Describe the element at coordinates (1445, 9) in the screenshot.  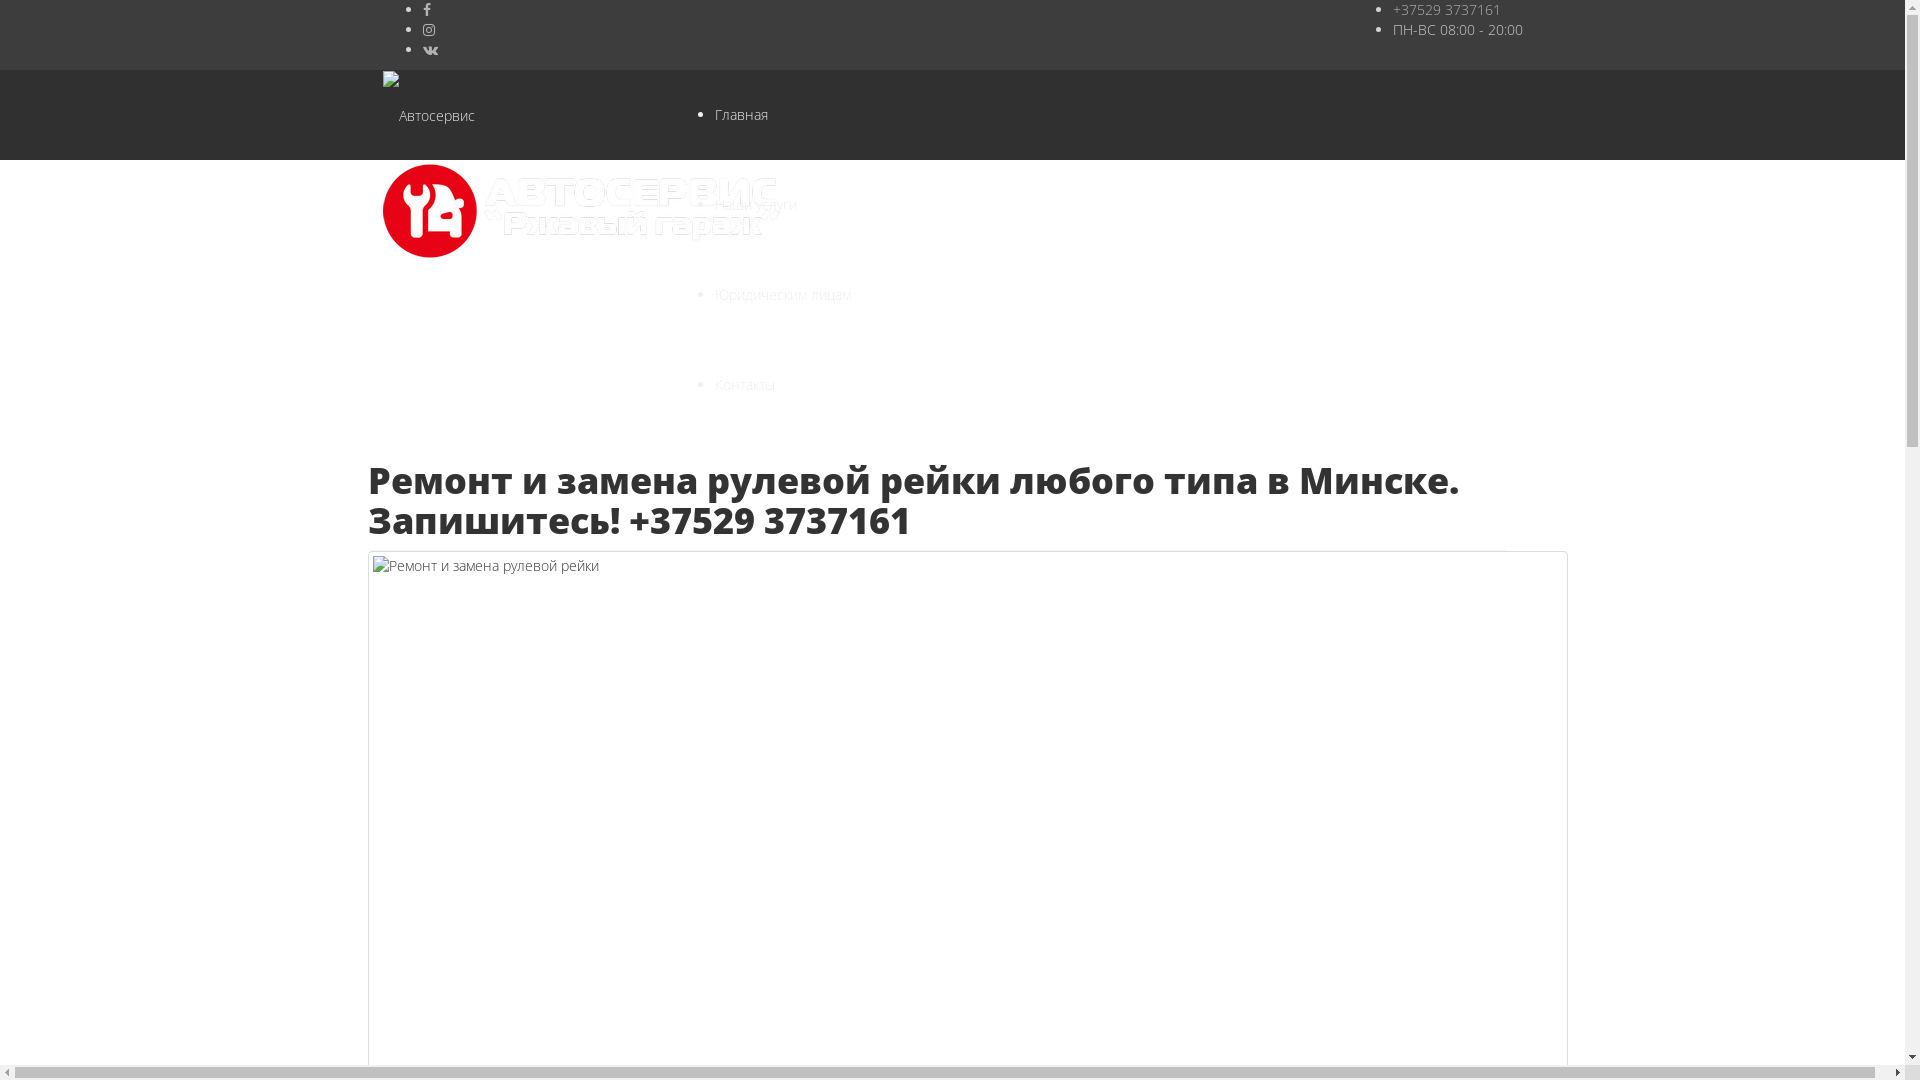
I see `'+37529 3737161'` at that location.